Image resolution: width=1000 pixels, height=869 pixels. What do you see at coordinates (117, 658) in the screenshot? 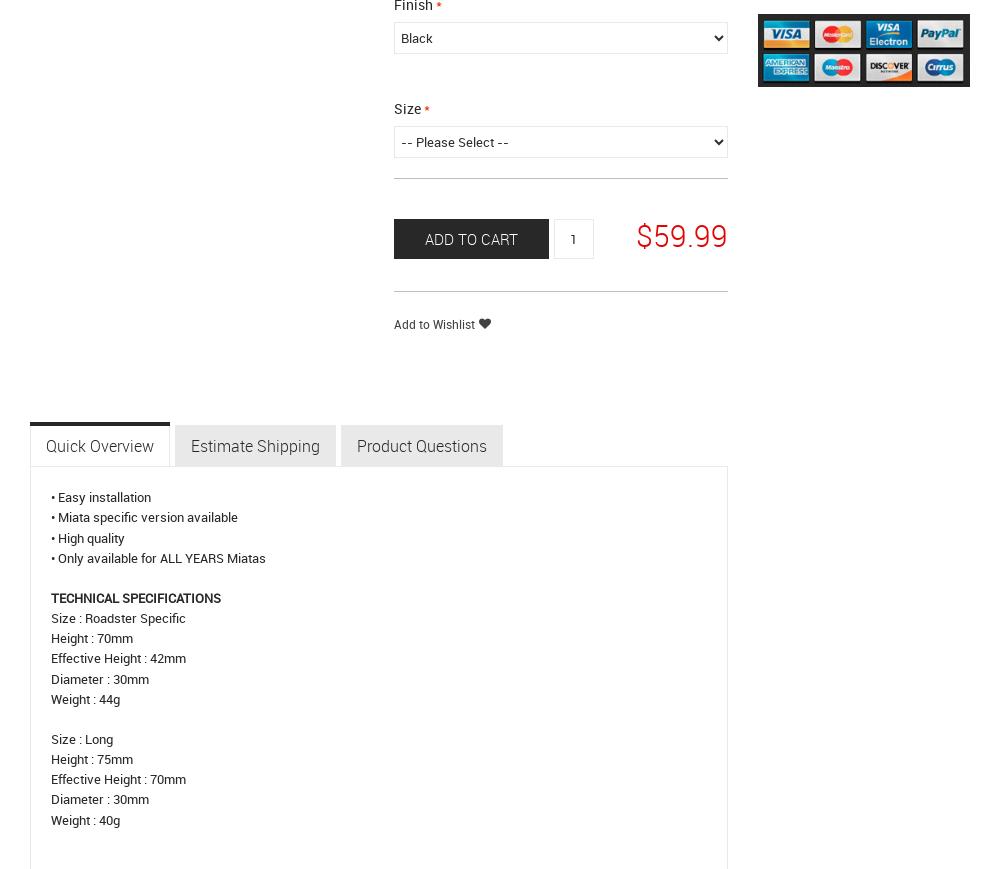
I see `'Effective Height : 42mm'` at bounding box center [117, 658].